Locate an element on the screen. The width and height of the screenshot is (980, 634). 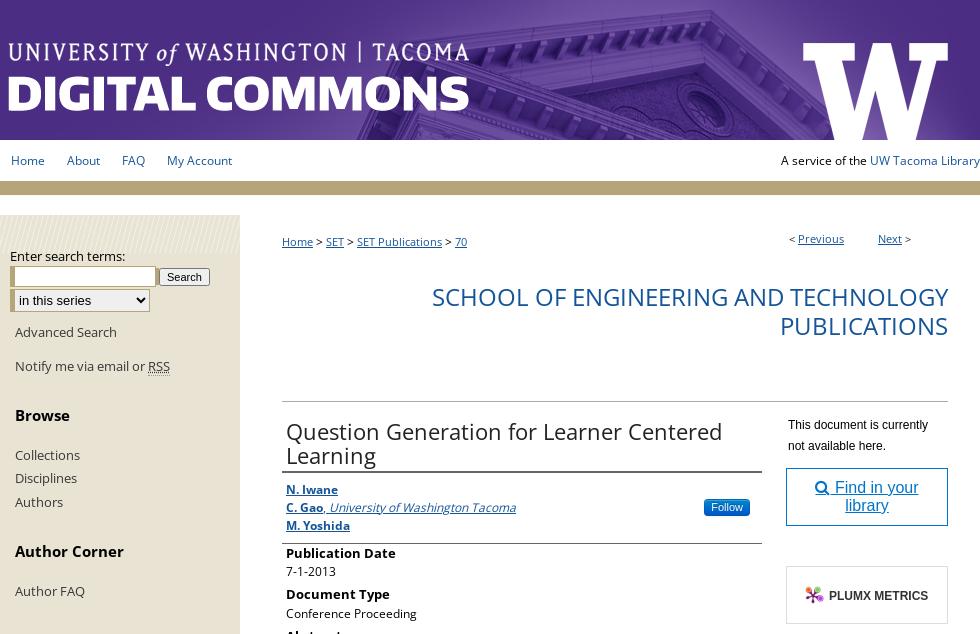
'University of Washington Tacoma' is located at coordinates (422, 505).